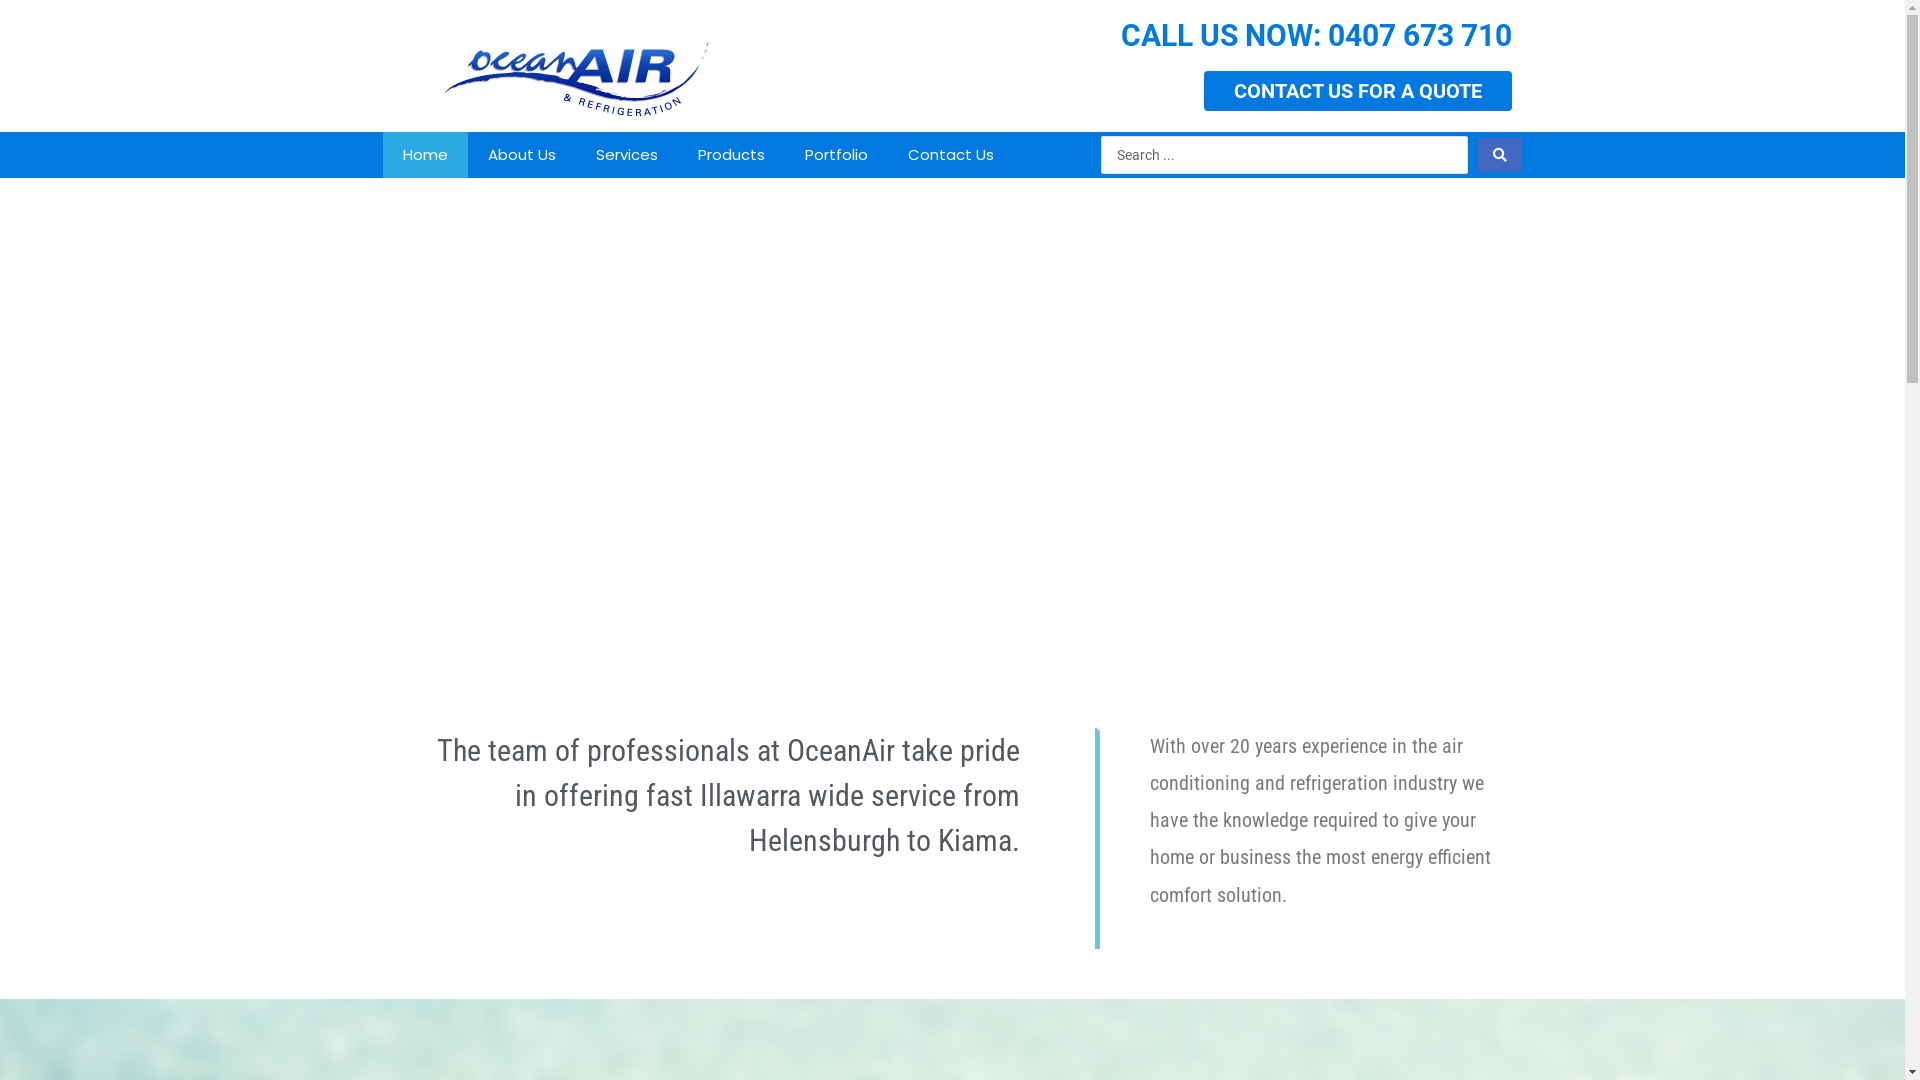  What do you see at coordinates (730, 153) in the screenshot?
I see `'Products'` at bounding box center [730, 153].